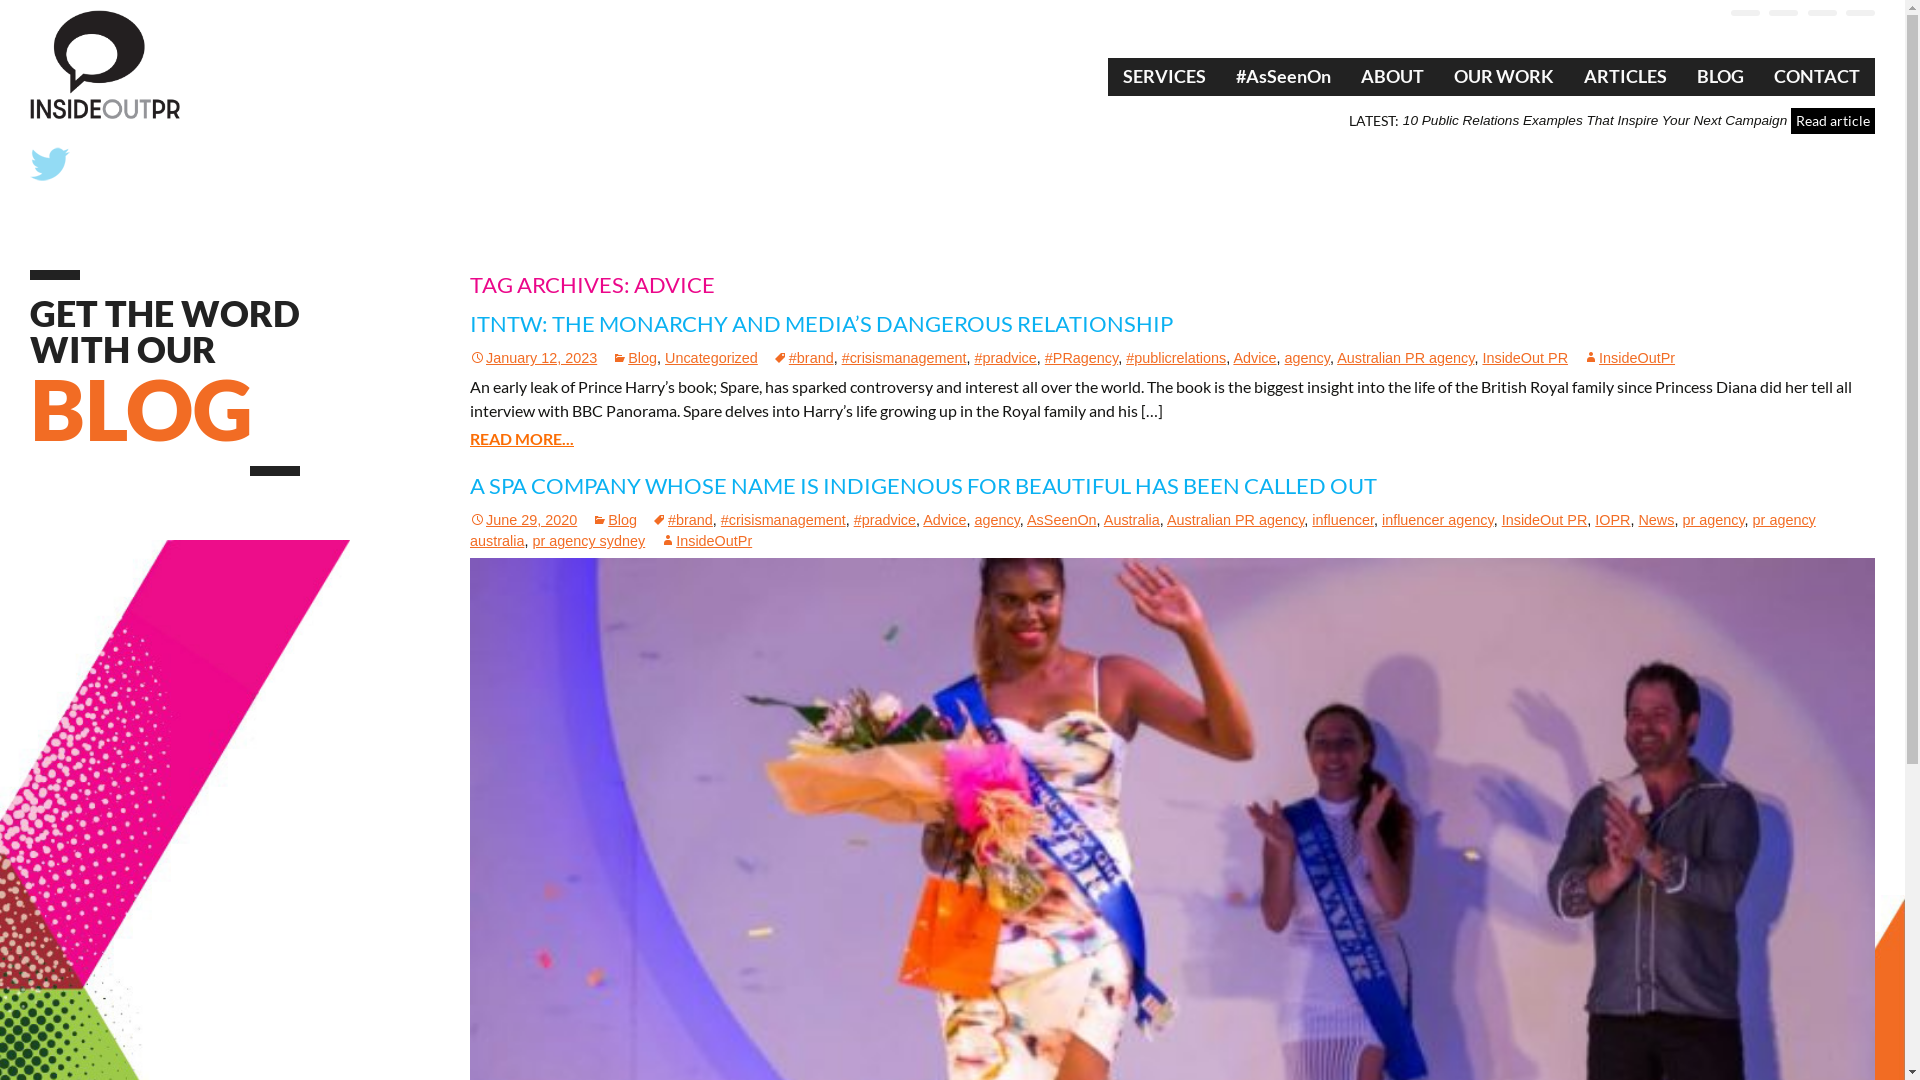  Describe the element at coordinates (711, 357) in the screenshot. I see `'Uncategorized'` at that location.